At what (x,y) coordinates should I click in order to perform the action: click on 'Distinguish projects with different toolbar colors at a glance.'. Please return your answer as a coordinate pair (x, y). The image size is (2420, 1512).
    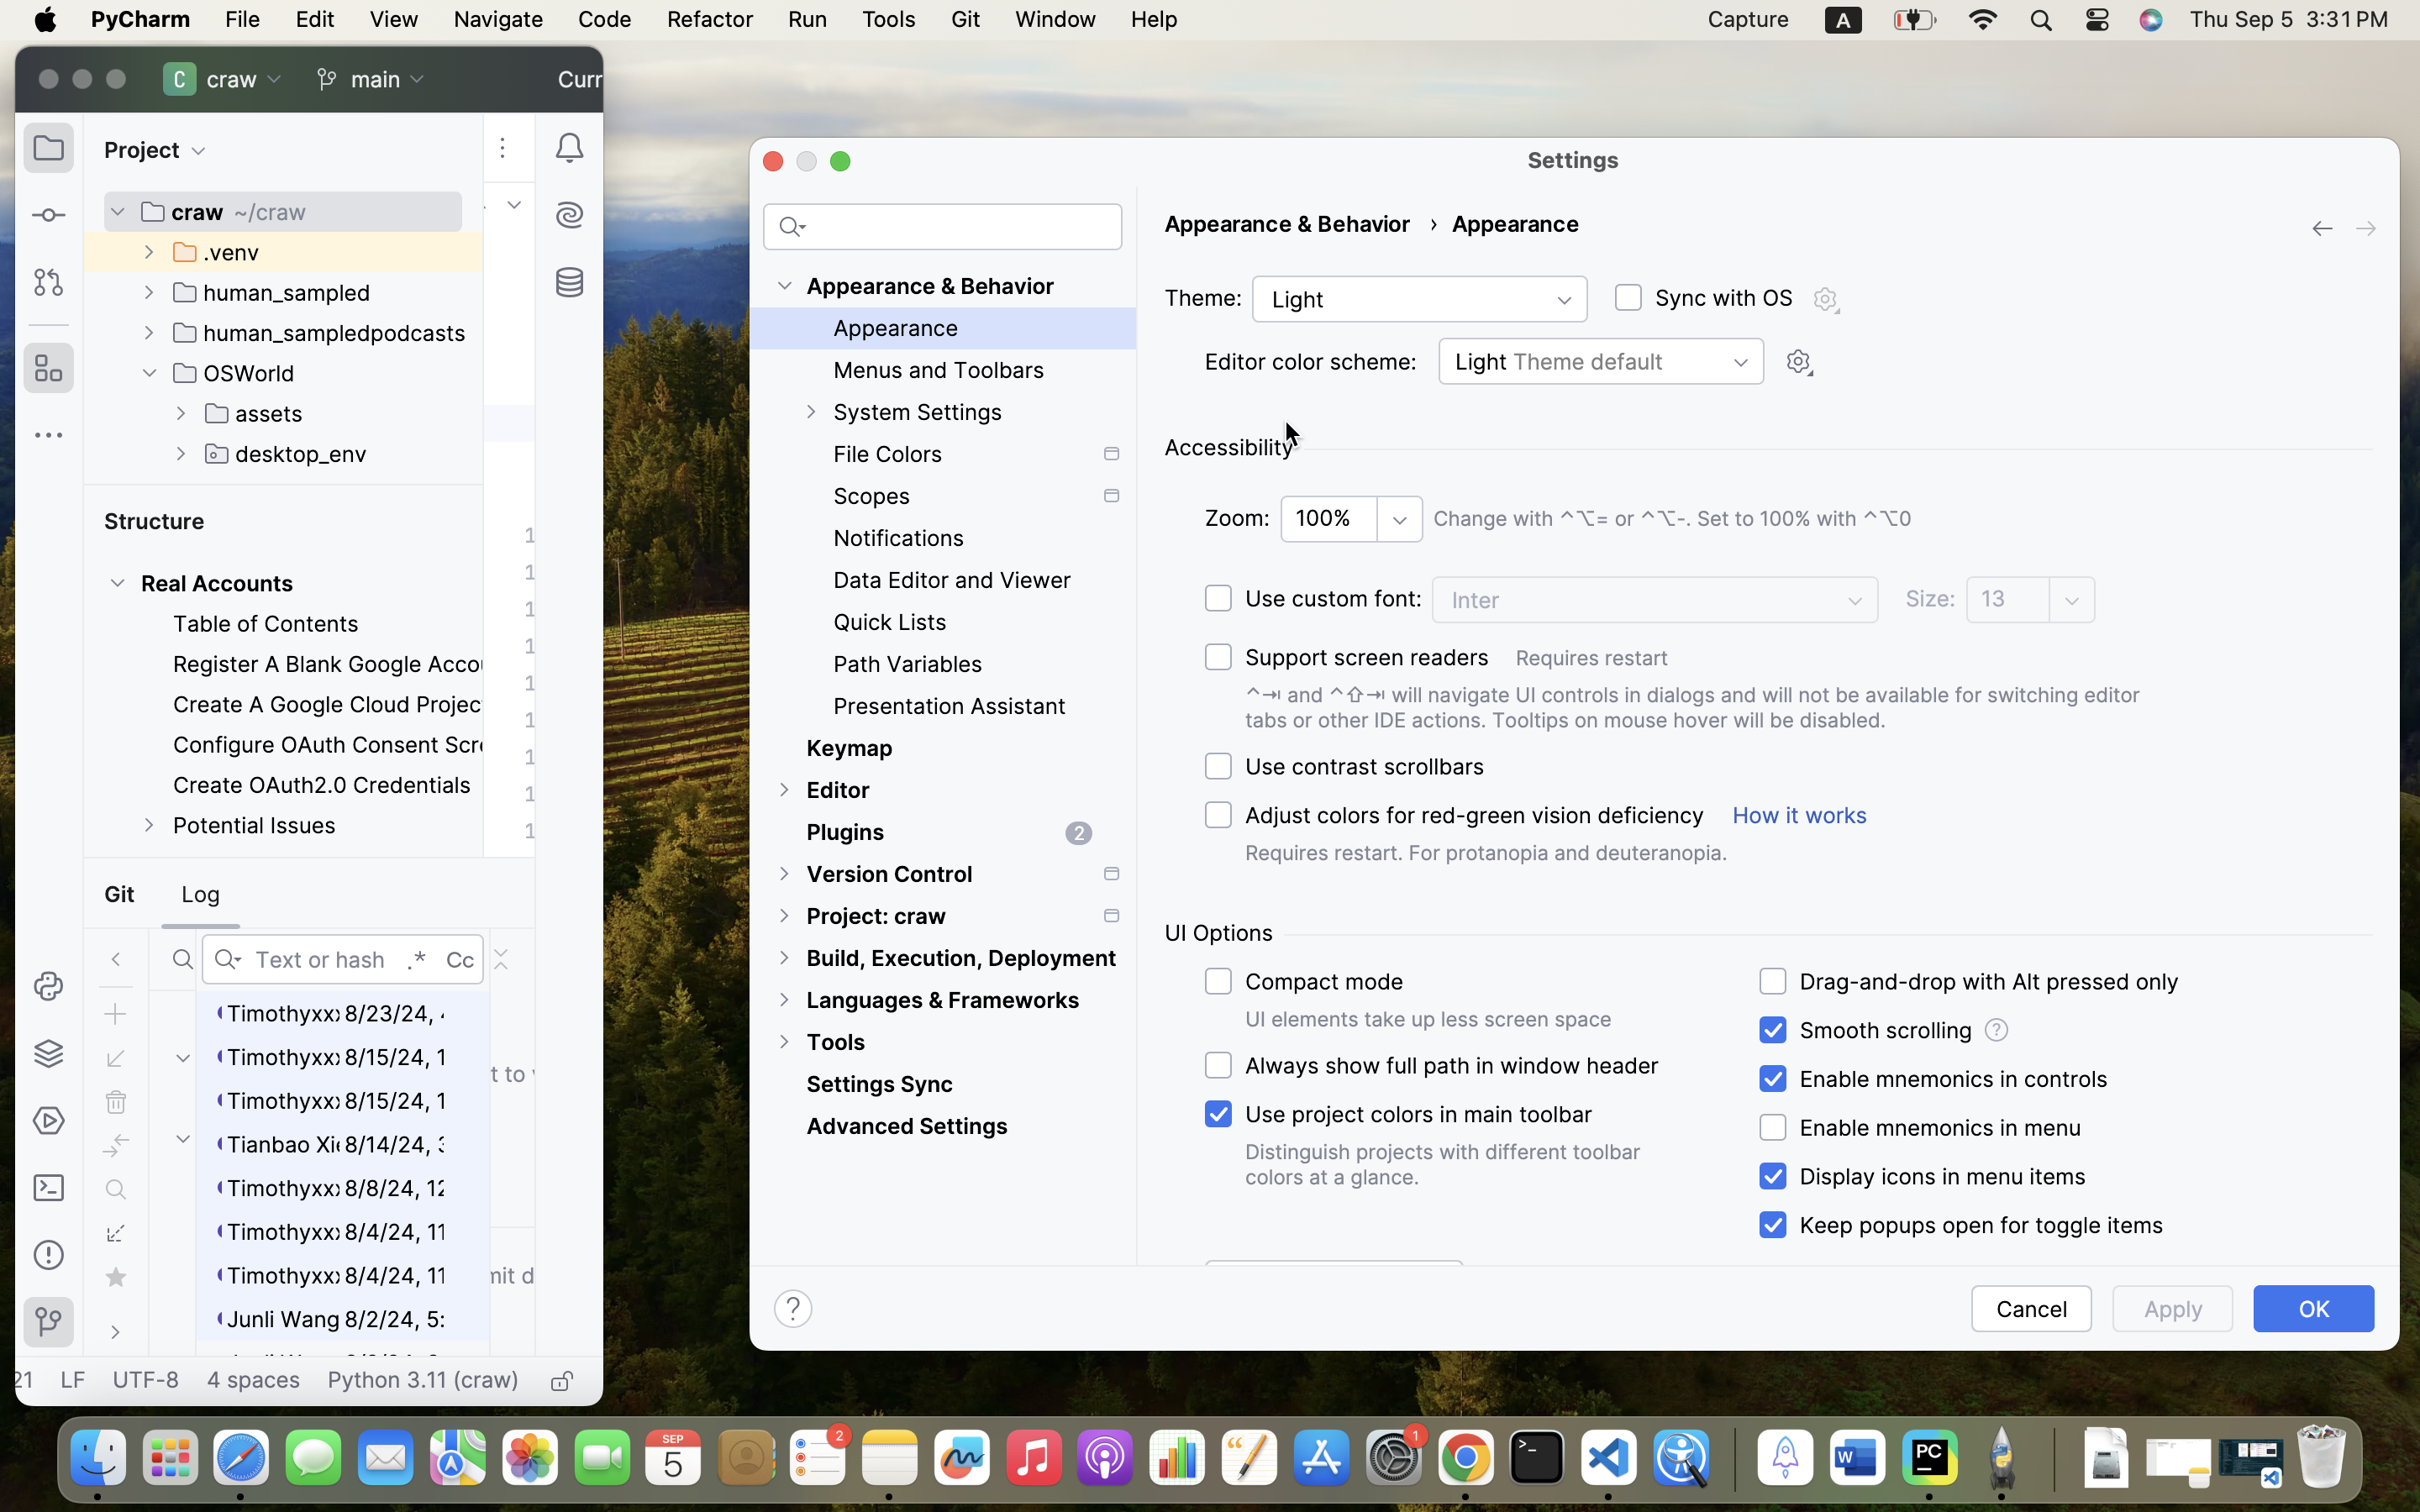
    Looking at the image, I should click on (1445, 1163).